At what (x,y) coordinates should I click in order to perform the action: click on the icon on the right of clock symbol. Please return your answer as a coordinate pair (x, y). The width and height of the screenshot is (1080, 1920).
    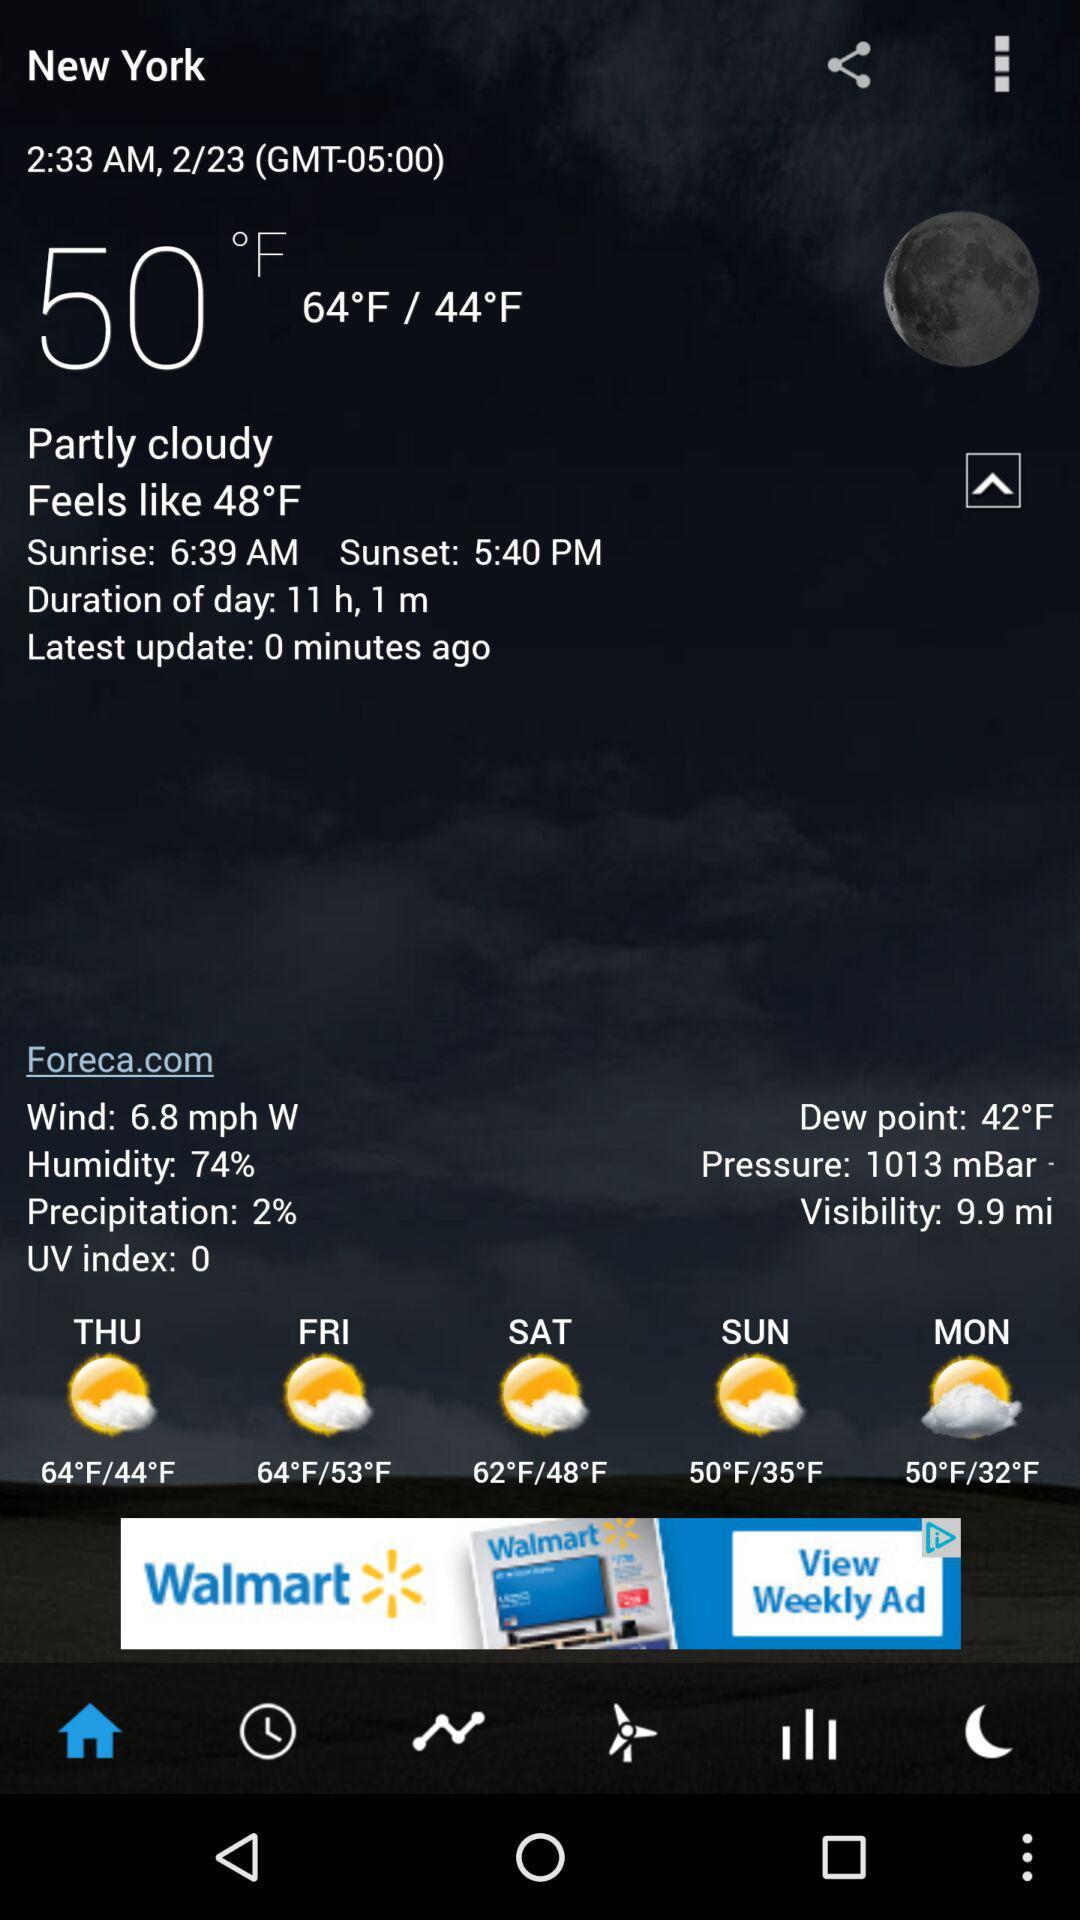
    Looking at the image, I should click on (450, 1727).